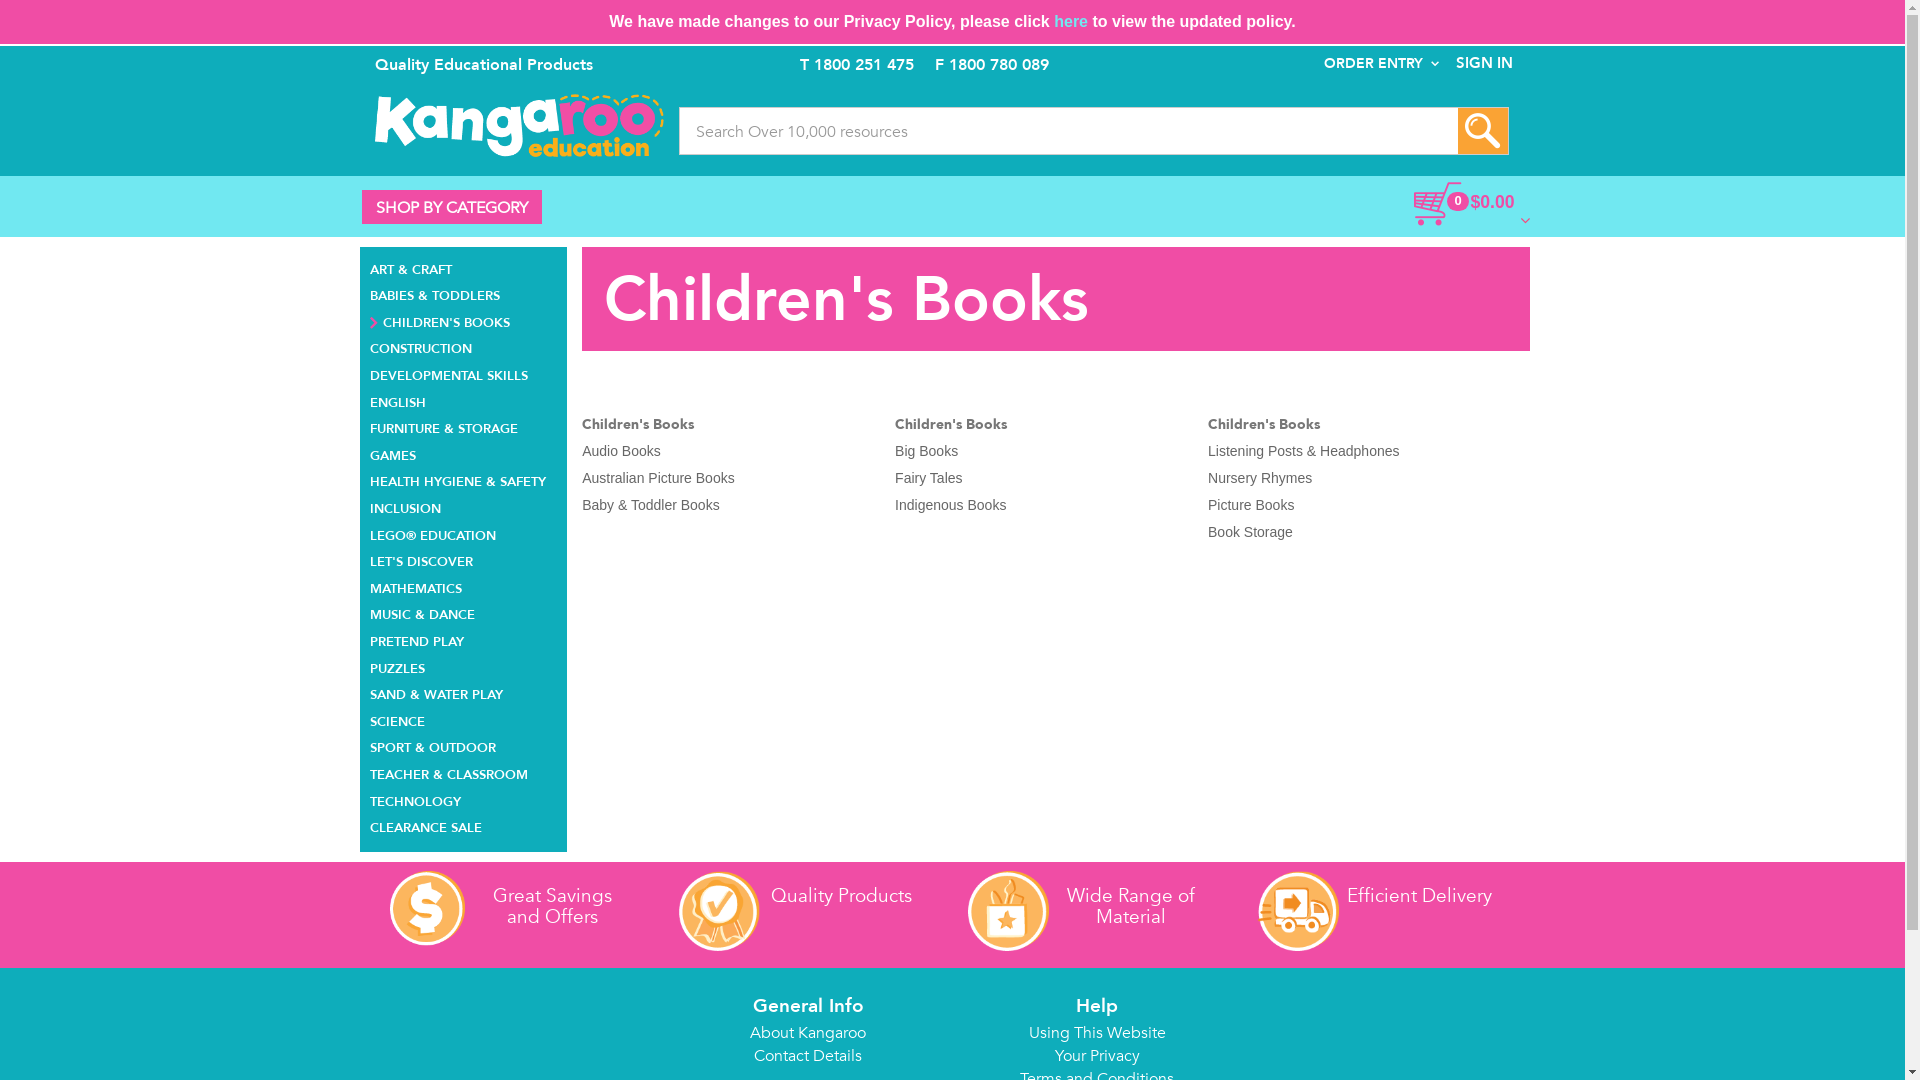 This screenshot has height=1080, width=1920. What do you see at coordinates (1053, 21) in the screenshot?
I see `'here'` at bounding box center [1053, 21].